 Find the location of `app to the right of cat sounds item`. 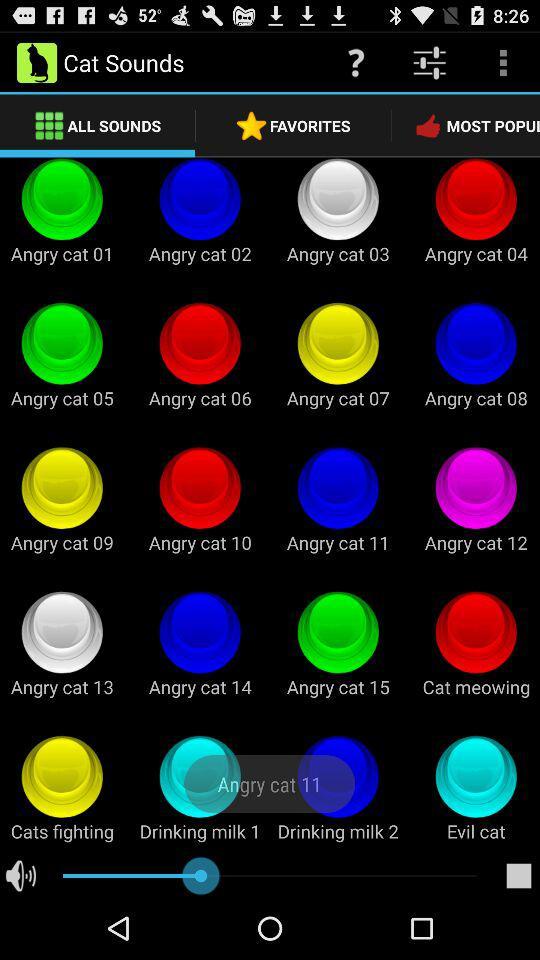

app to the right of cat sounds item is located at coordinates (355, 62).